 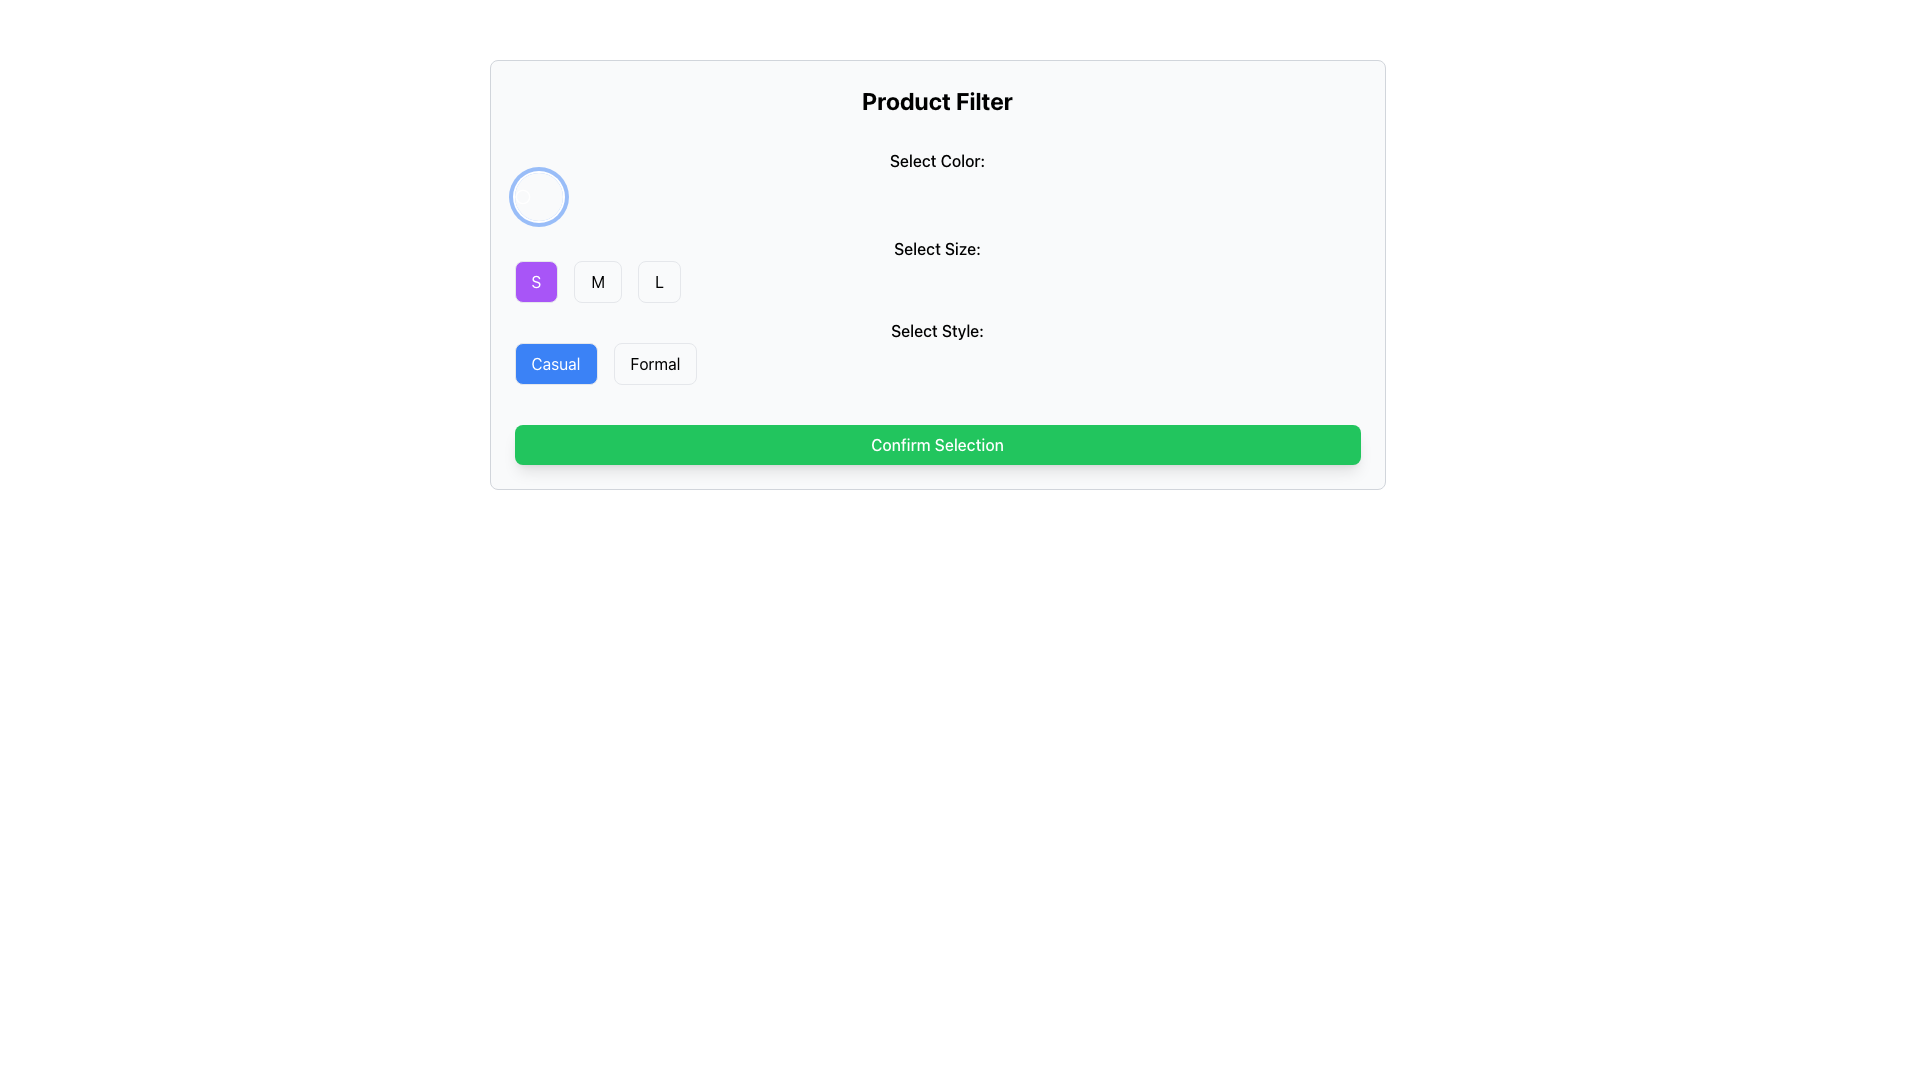 I want to click on the fifth green circular button with shadow effects, so click(x=666, y=196).